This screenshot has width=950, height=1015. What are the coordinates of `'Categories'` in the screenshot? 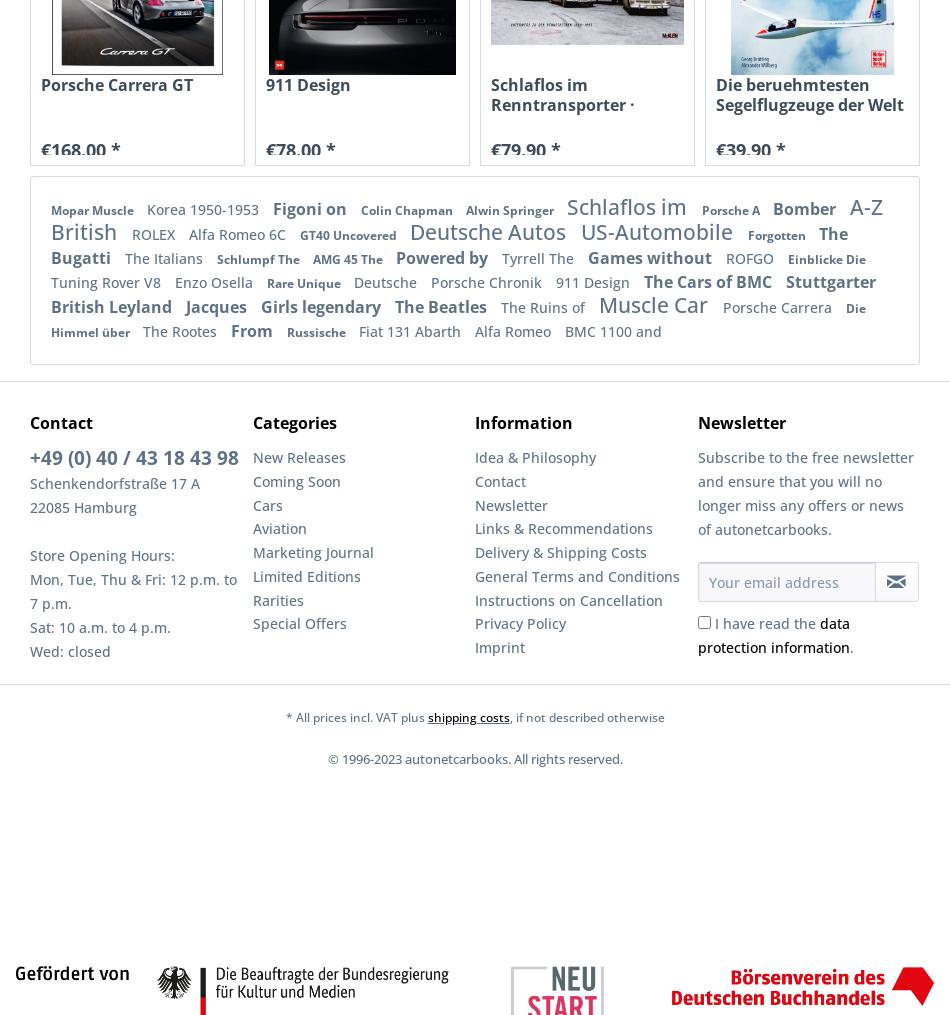 It's located at (293, 422).